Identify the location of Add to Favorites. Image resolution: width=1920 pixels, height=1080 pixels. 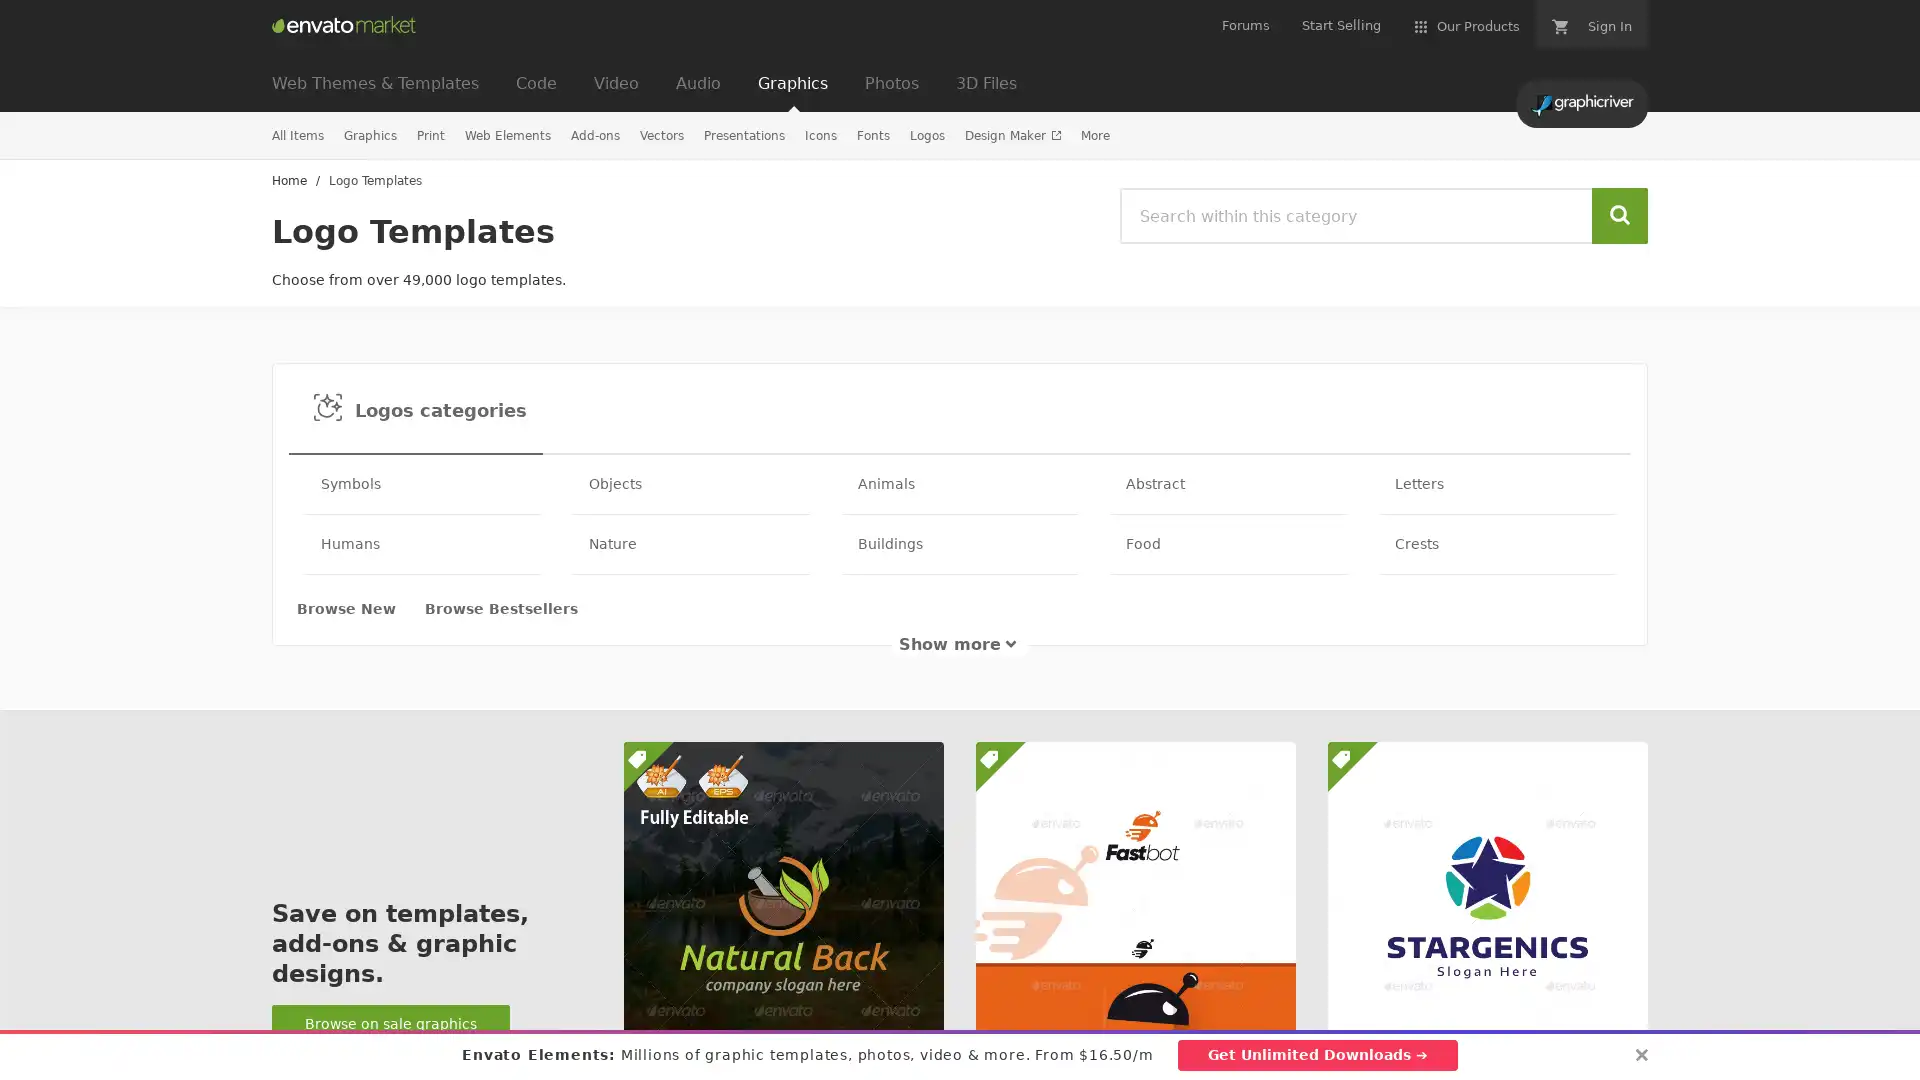
(1269, 1033).